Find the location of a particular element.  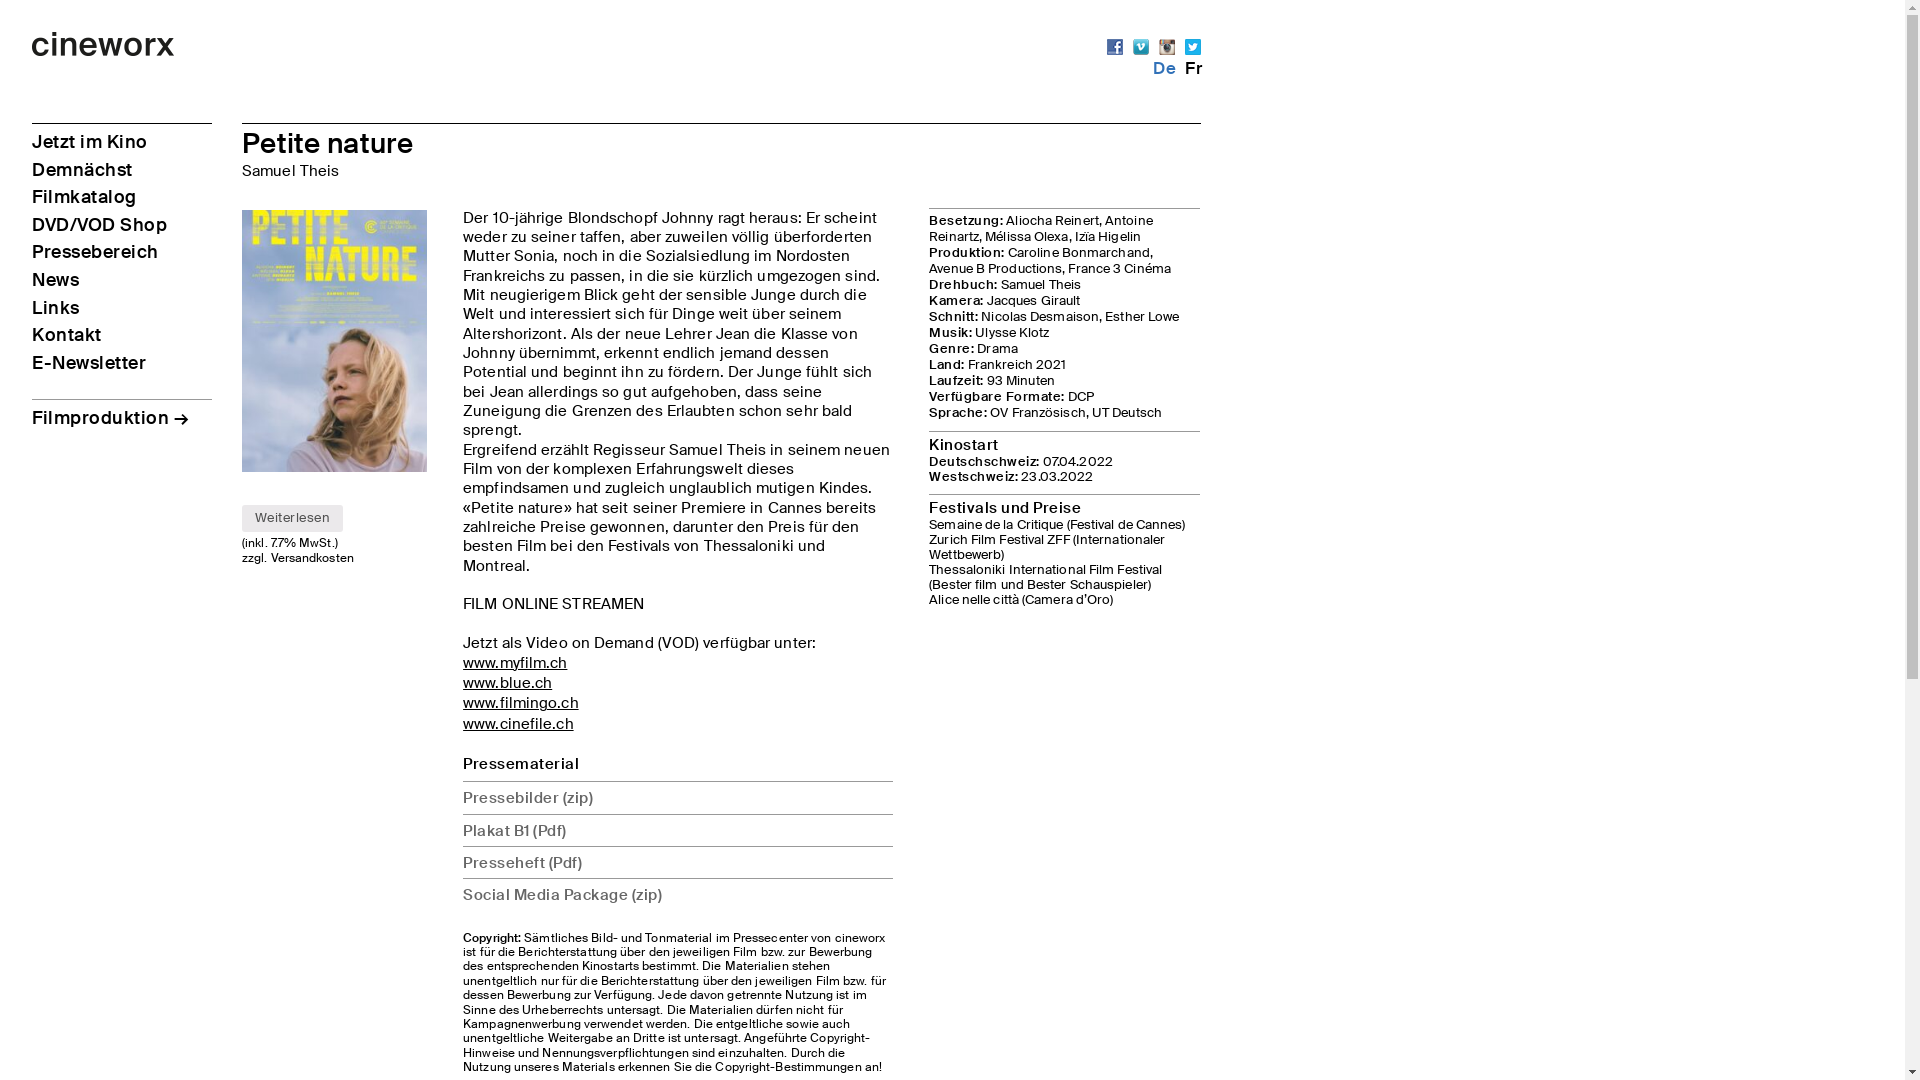

' Twitter' is located at coordinates (1193, 45).